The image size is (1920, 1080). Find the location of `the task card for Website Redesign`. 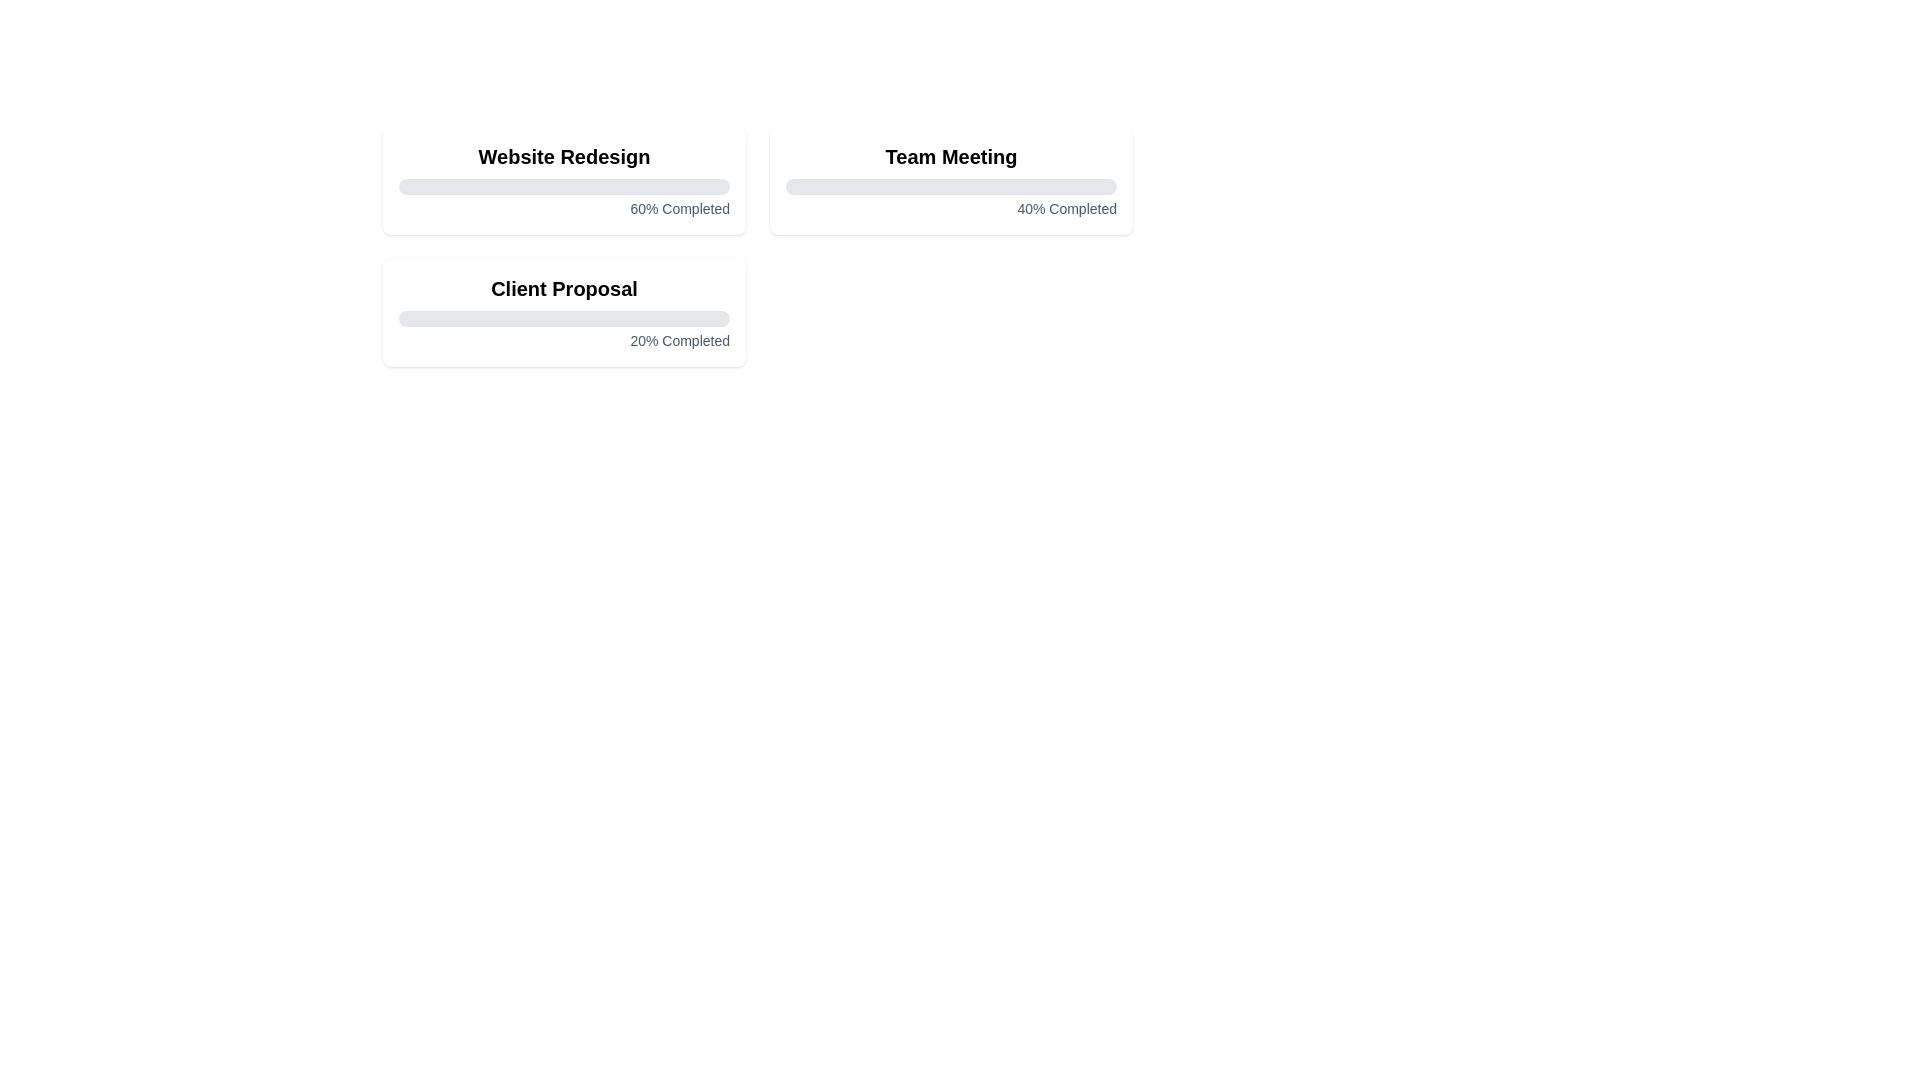

the task card for Website Redesign is located at coordinates (563, 181).